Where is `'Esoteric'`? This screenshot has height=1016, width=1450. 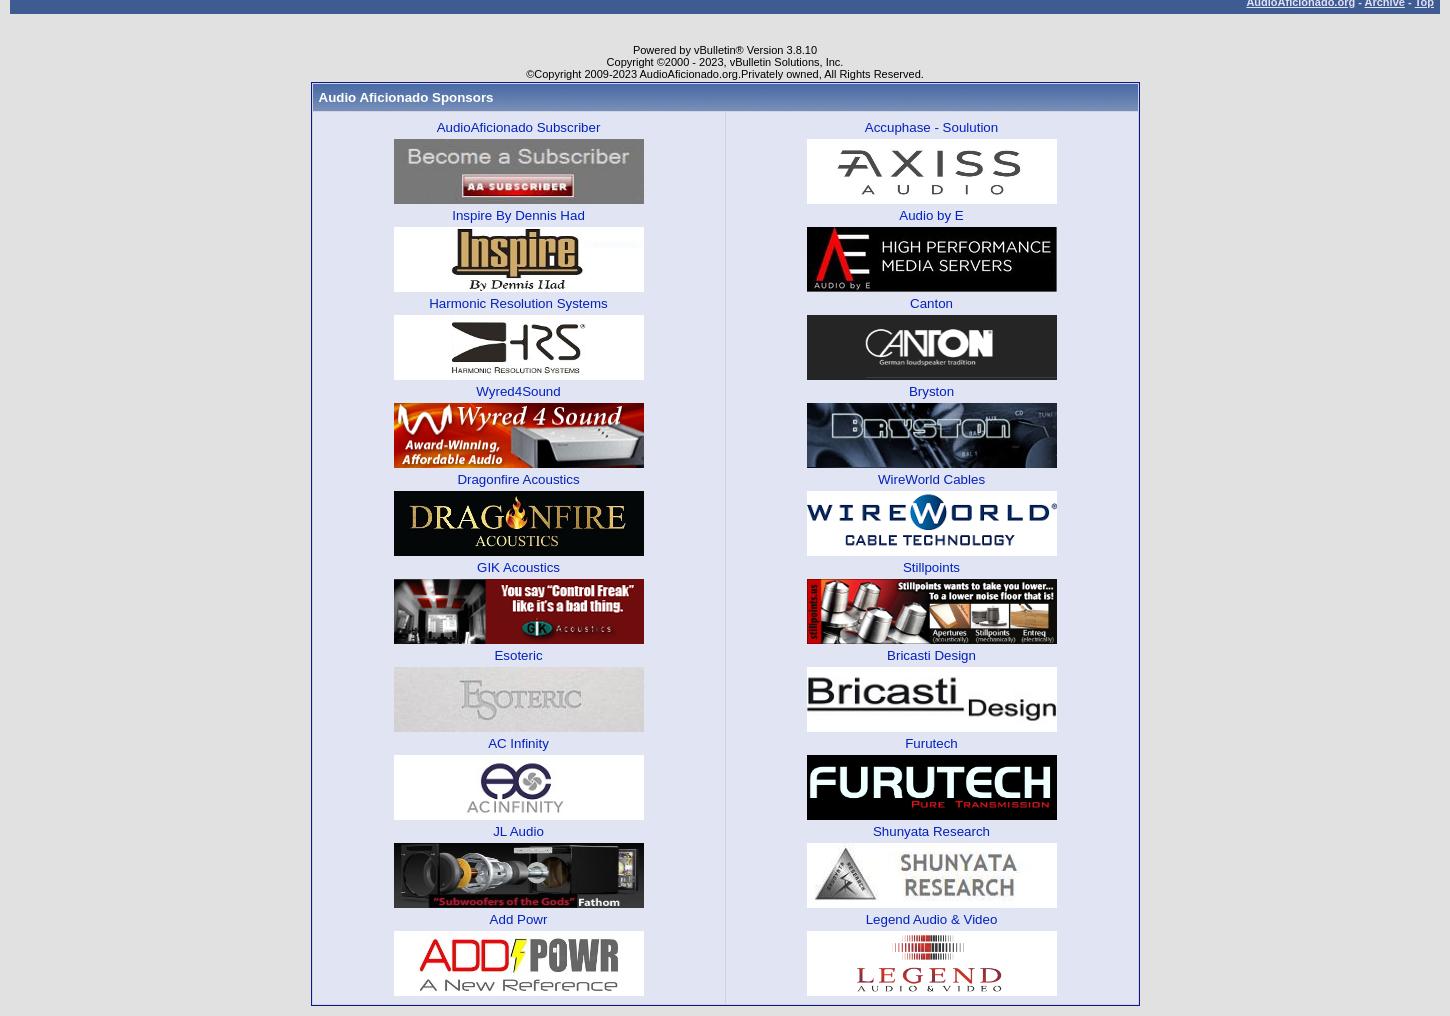
'Esoteric' is located at coordinates (517, 653).